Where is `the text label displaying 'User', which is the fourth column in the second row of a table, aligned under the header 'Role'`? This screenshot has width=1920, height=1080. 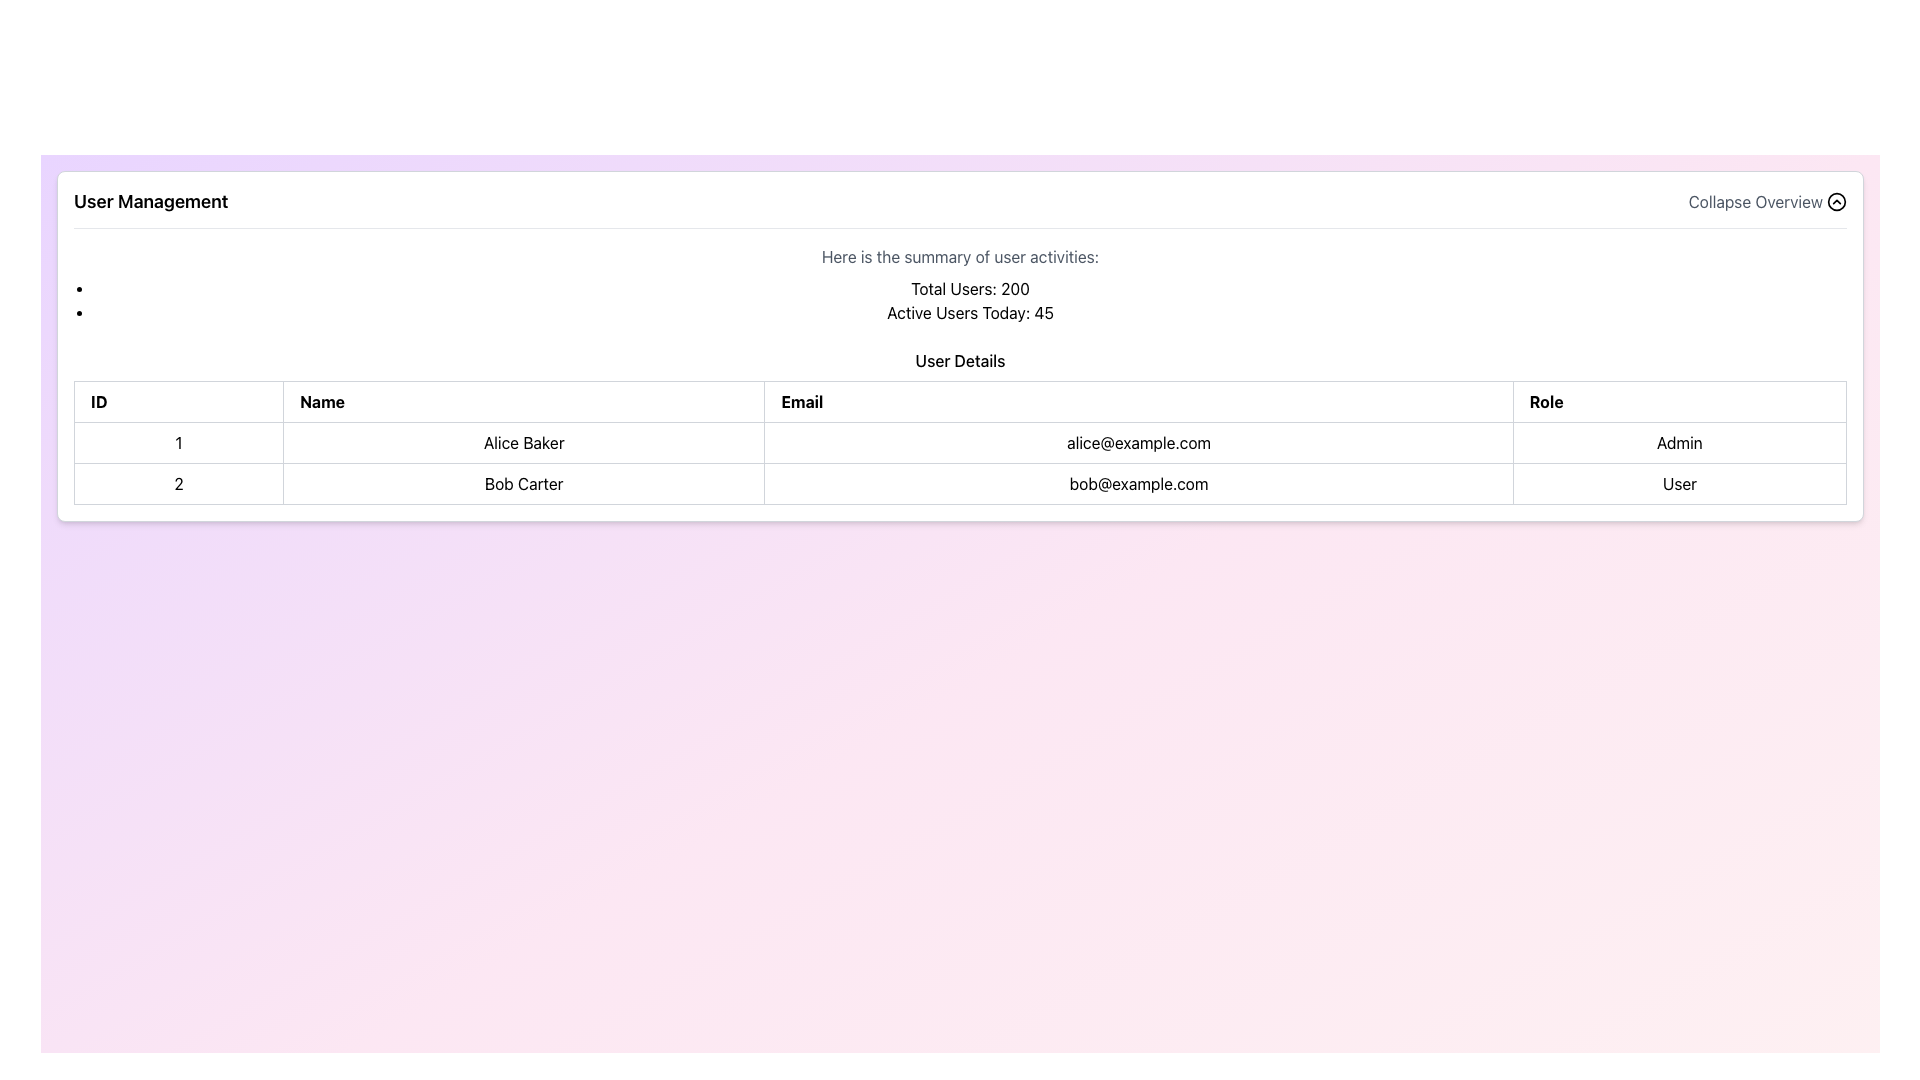
the text label displaying 'User', which is the fourth column in the second row of a table, aligned under the header 'Role' is located at coordinates (1679, 483).